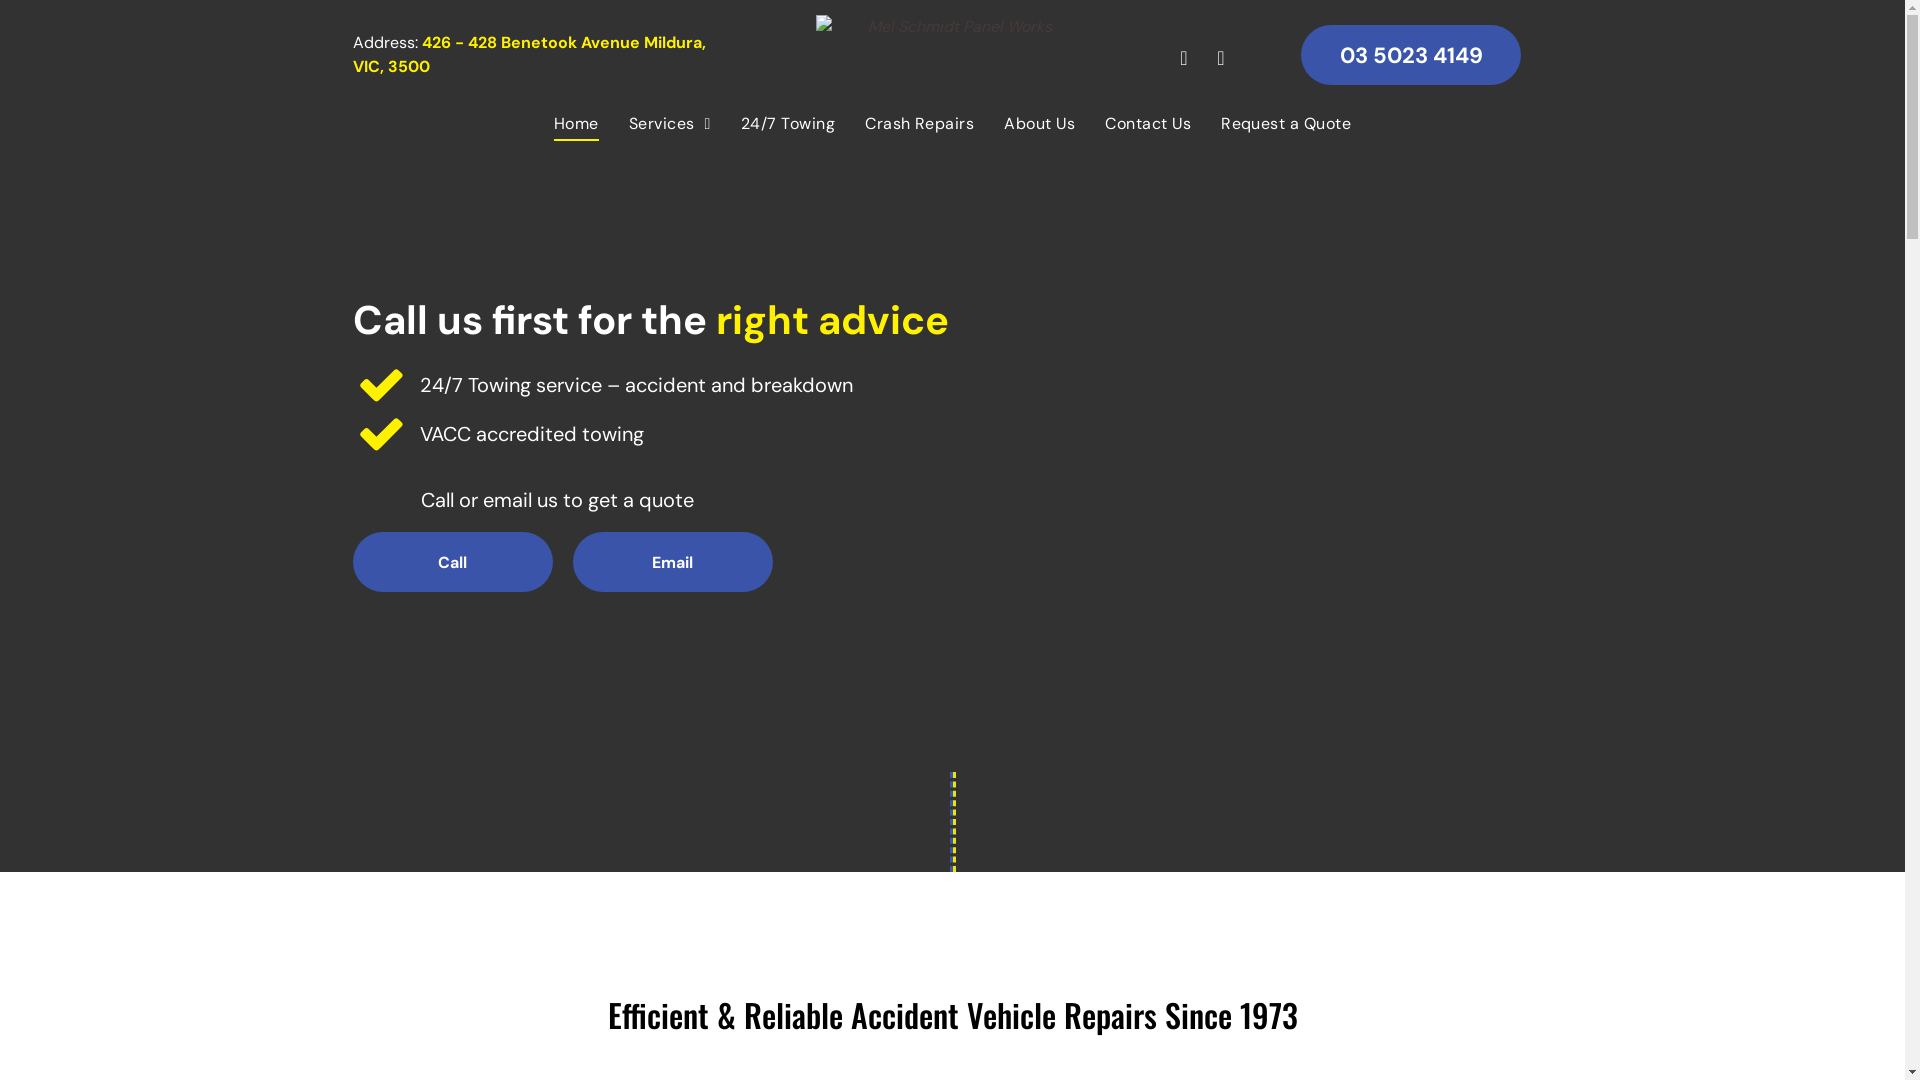 The image size is (1920, 1080). What do you see at coordinates (1410, 53) in the screenshot?
I see `'03 5023 4149'` at bounding box center [1410, 53].